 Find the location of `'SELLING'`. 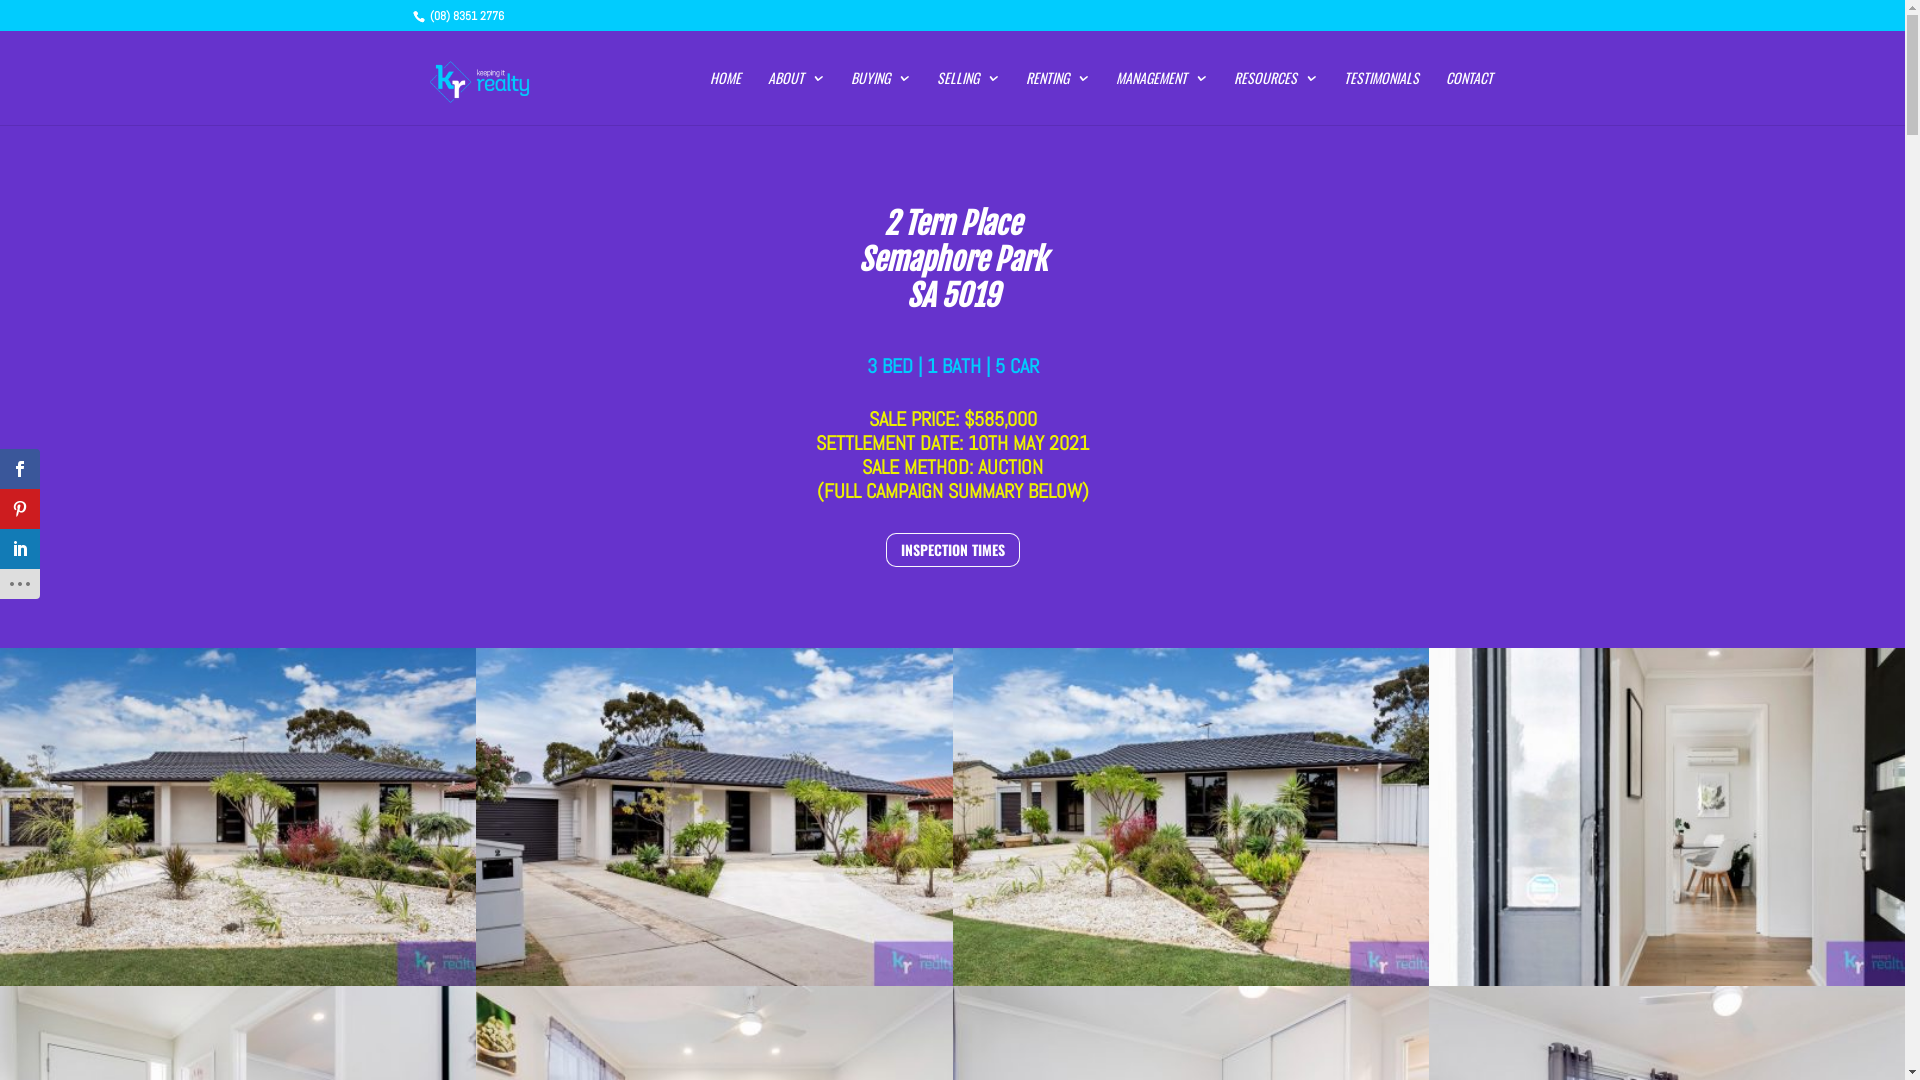

'SELLING' is located at coordinates (966, 97).